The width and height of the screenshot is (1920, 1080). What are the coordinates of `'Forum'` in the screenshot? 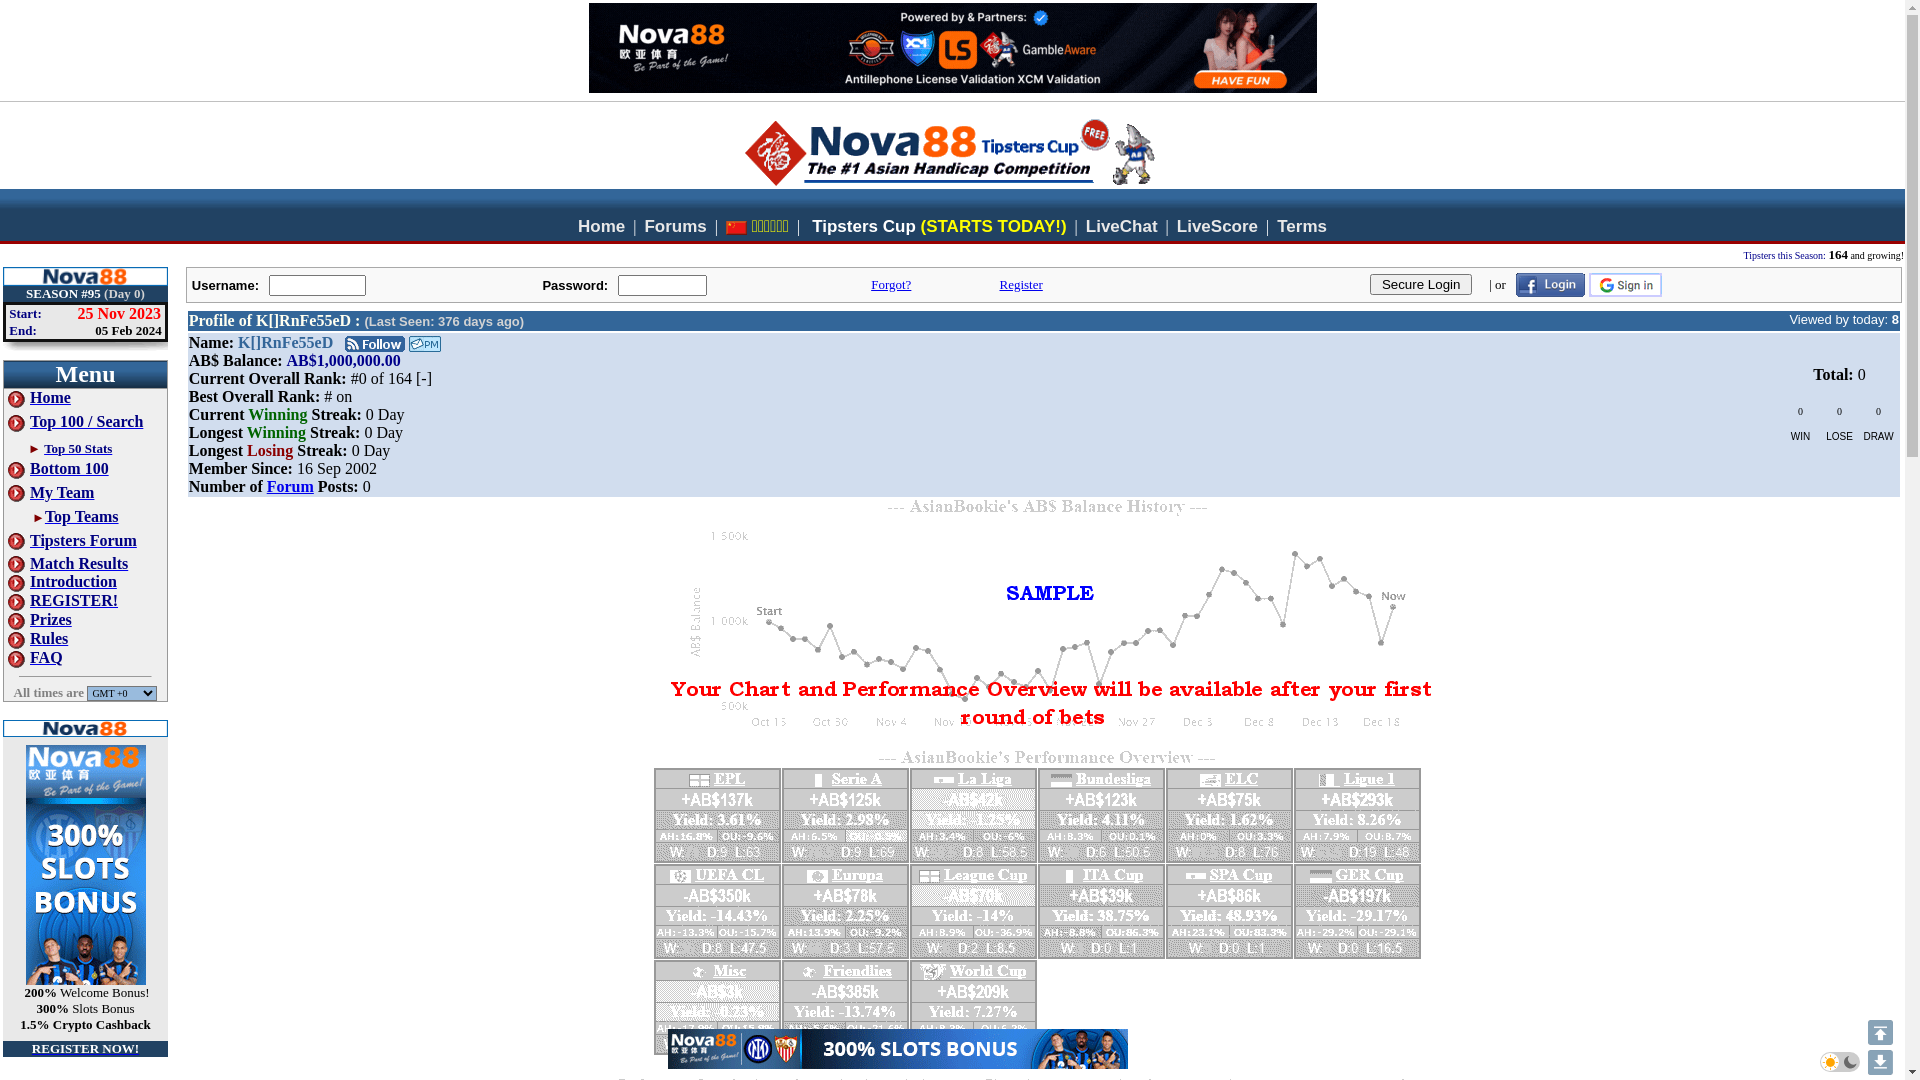 It's located at (289, 486).